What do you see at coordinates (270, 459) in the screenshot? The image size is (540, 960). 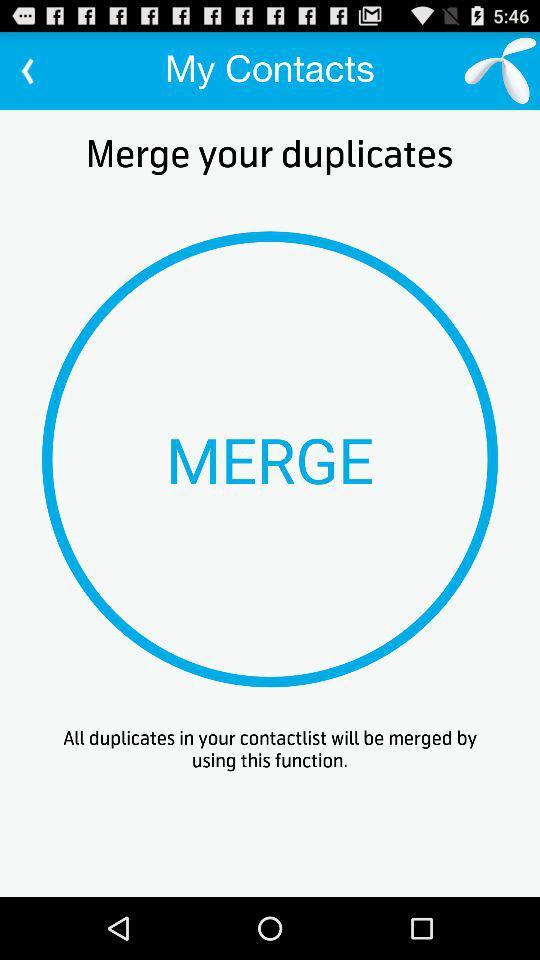 I see `the icon below the merge your duplicates item` at bounding box center [270, 459].